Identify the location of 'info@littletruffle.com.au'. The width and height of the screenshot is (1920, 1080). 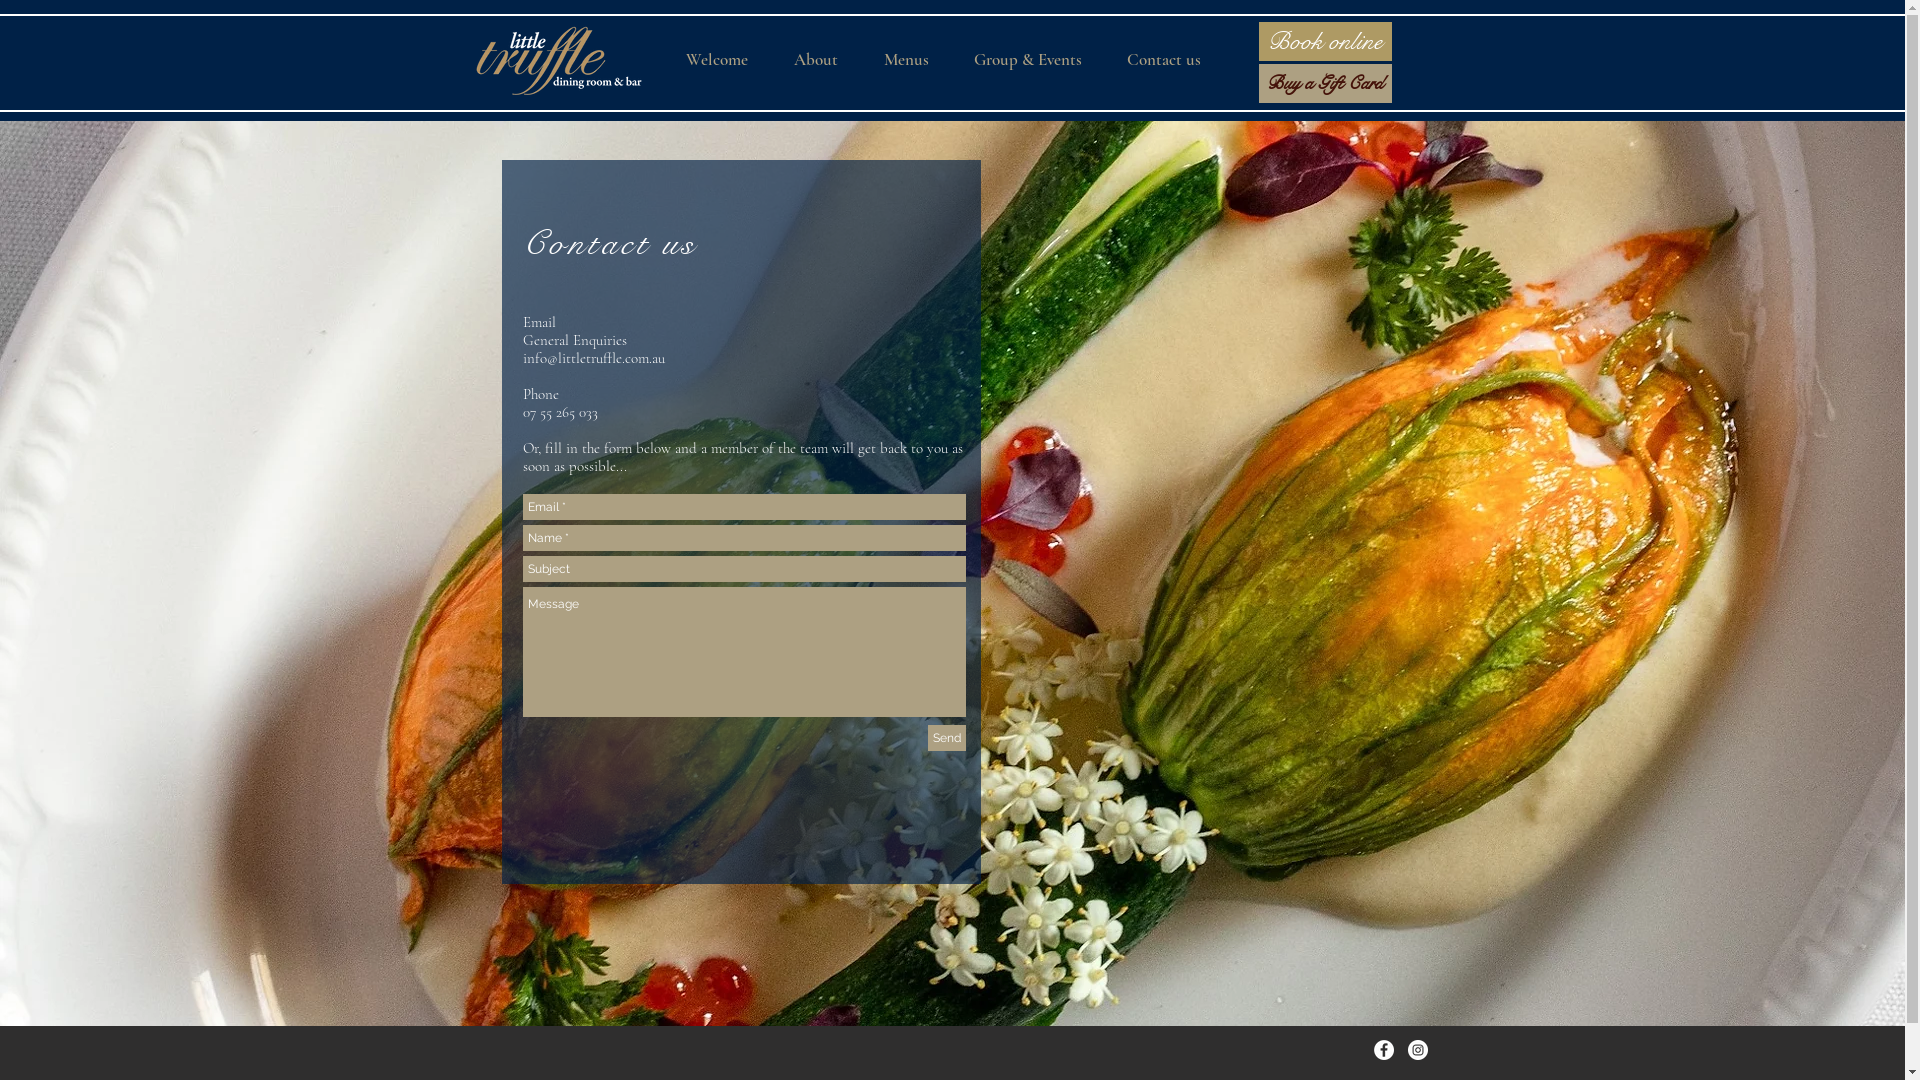
(522, 357).